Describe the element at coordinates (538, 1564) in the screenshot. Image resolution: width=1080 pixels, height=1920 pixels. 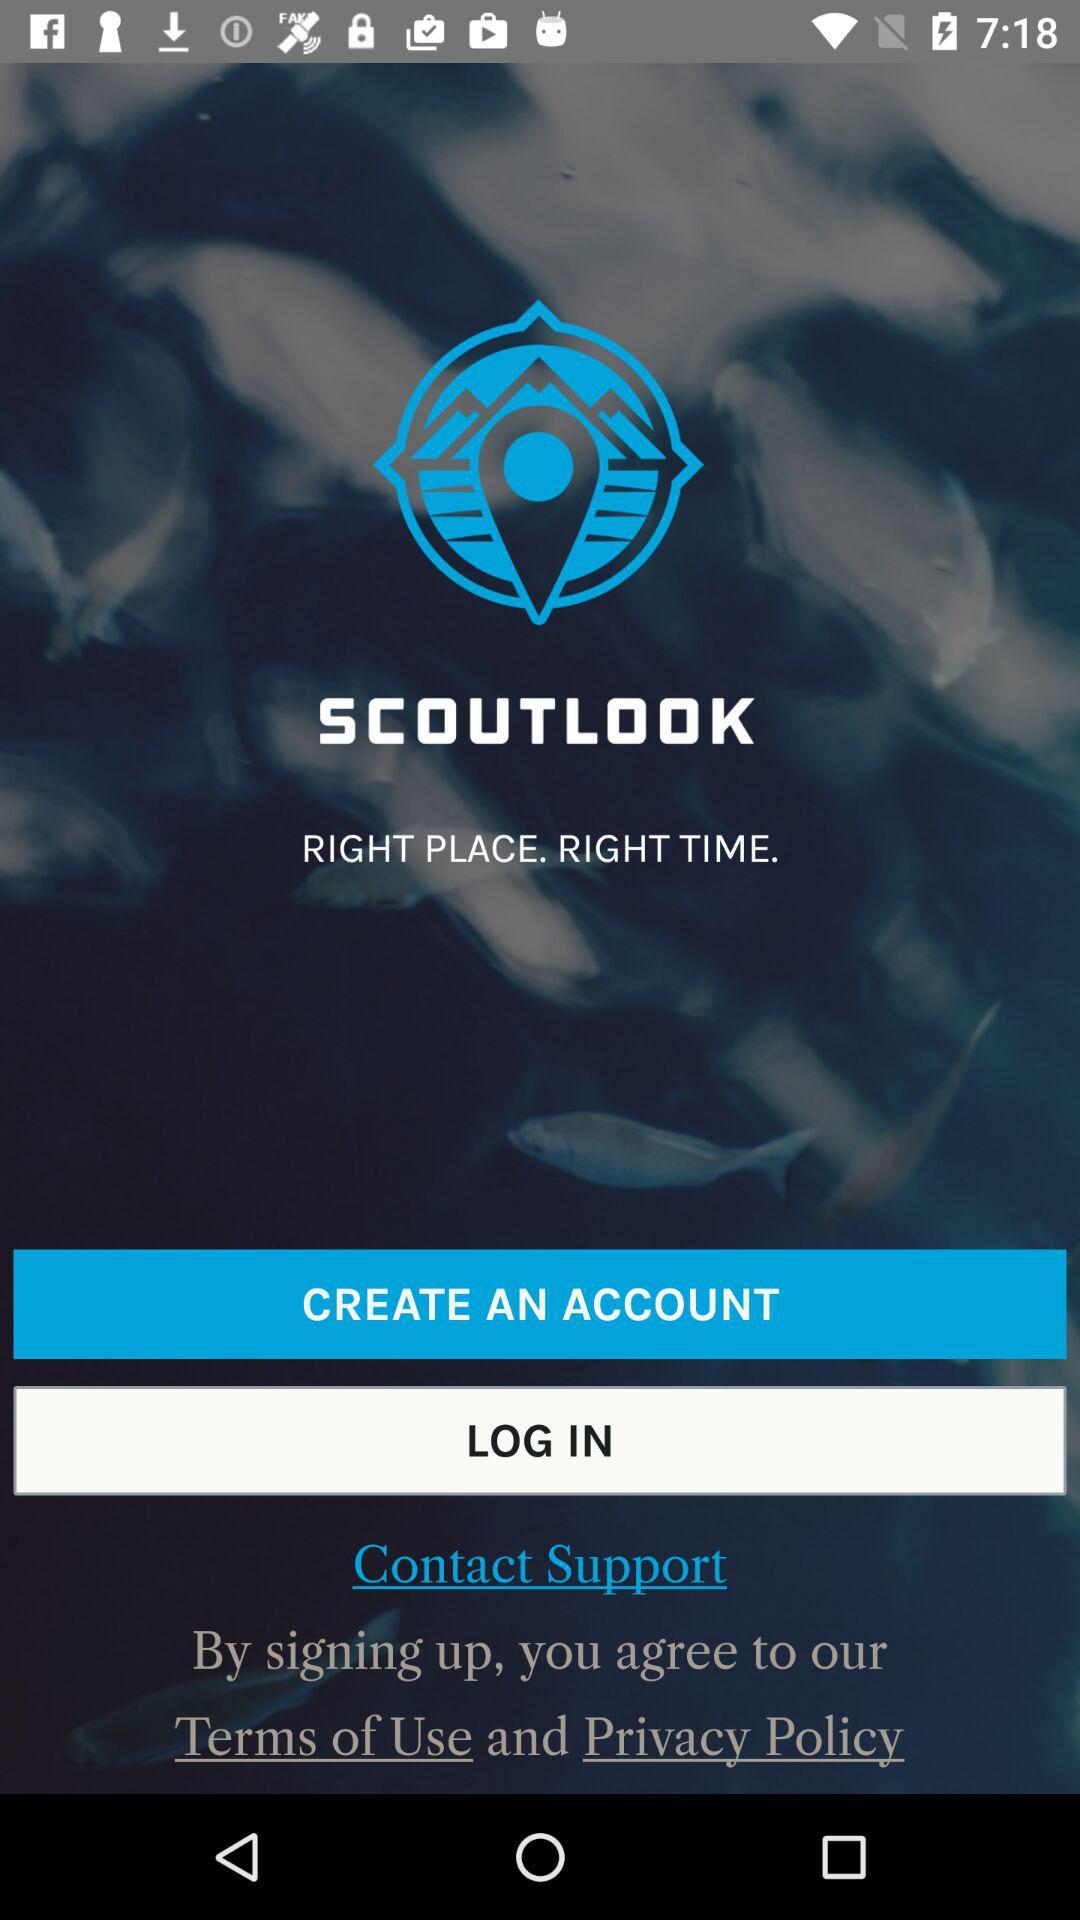
I see `contact support item` at that location.